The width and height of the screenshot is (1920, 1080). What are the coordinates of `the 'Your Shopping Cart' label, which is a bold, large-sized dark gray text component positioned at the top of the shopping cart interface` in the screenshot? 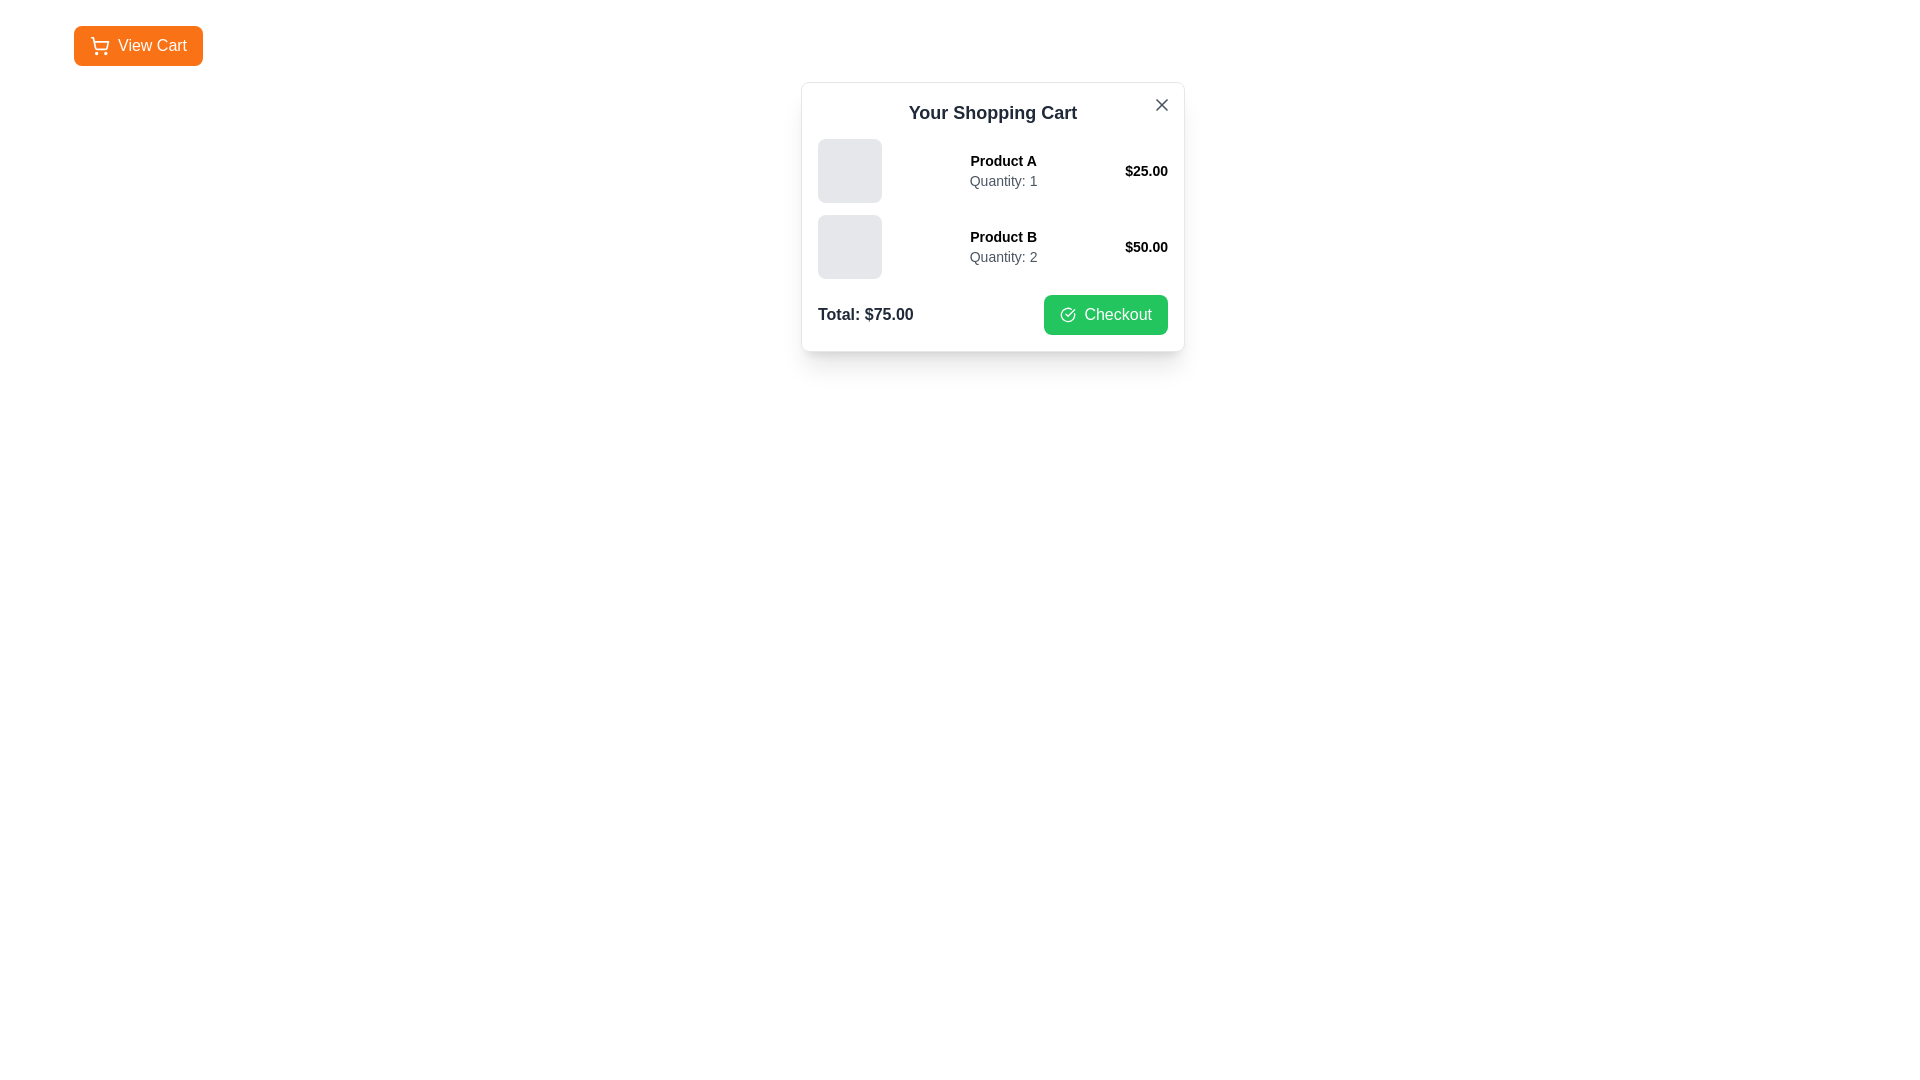 It's located at (993, 112).